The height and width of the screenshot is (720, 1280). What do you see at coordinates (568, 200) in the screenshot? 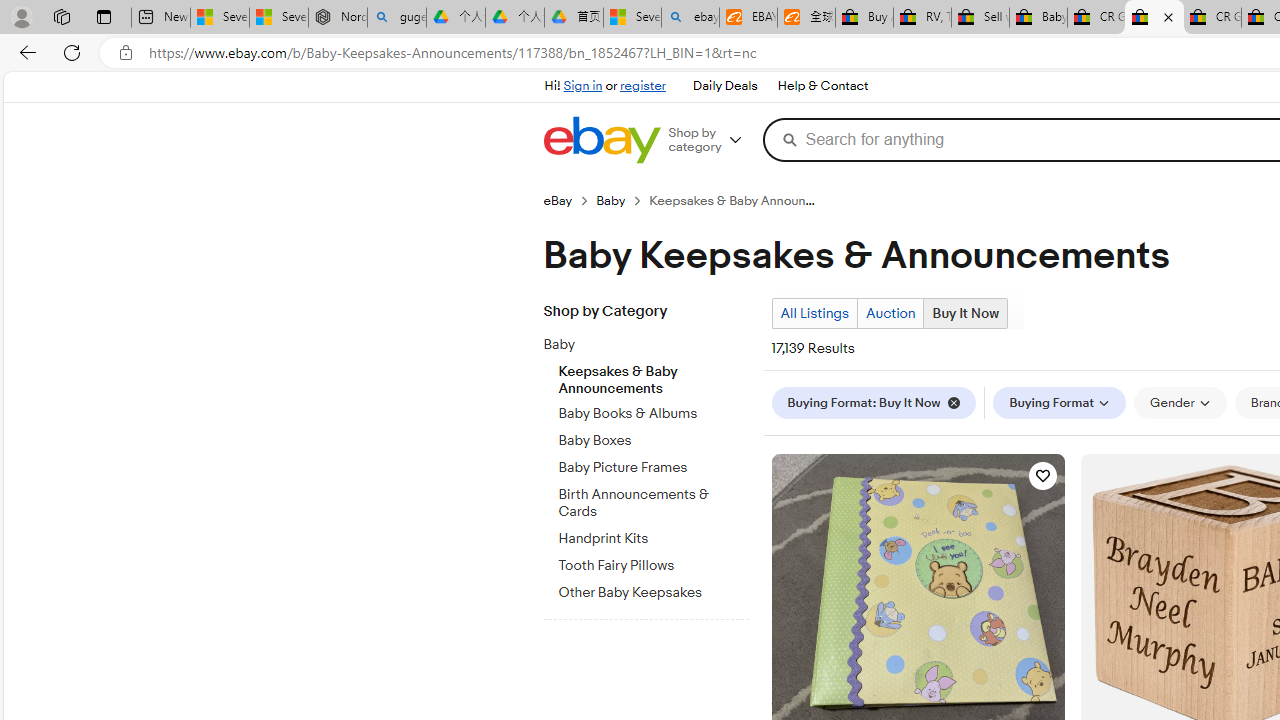
I see `'eBay'` at bounding box center [568, 200].